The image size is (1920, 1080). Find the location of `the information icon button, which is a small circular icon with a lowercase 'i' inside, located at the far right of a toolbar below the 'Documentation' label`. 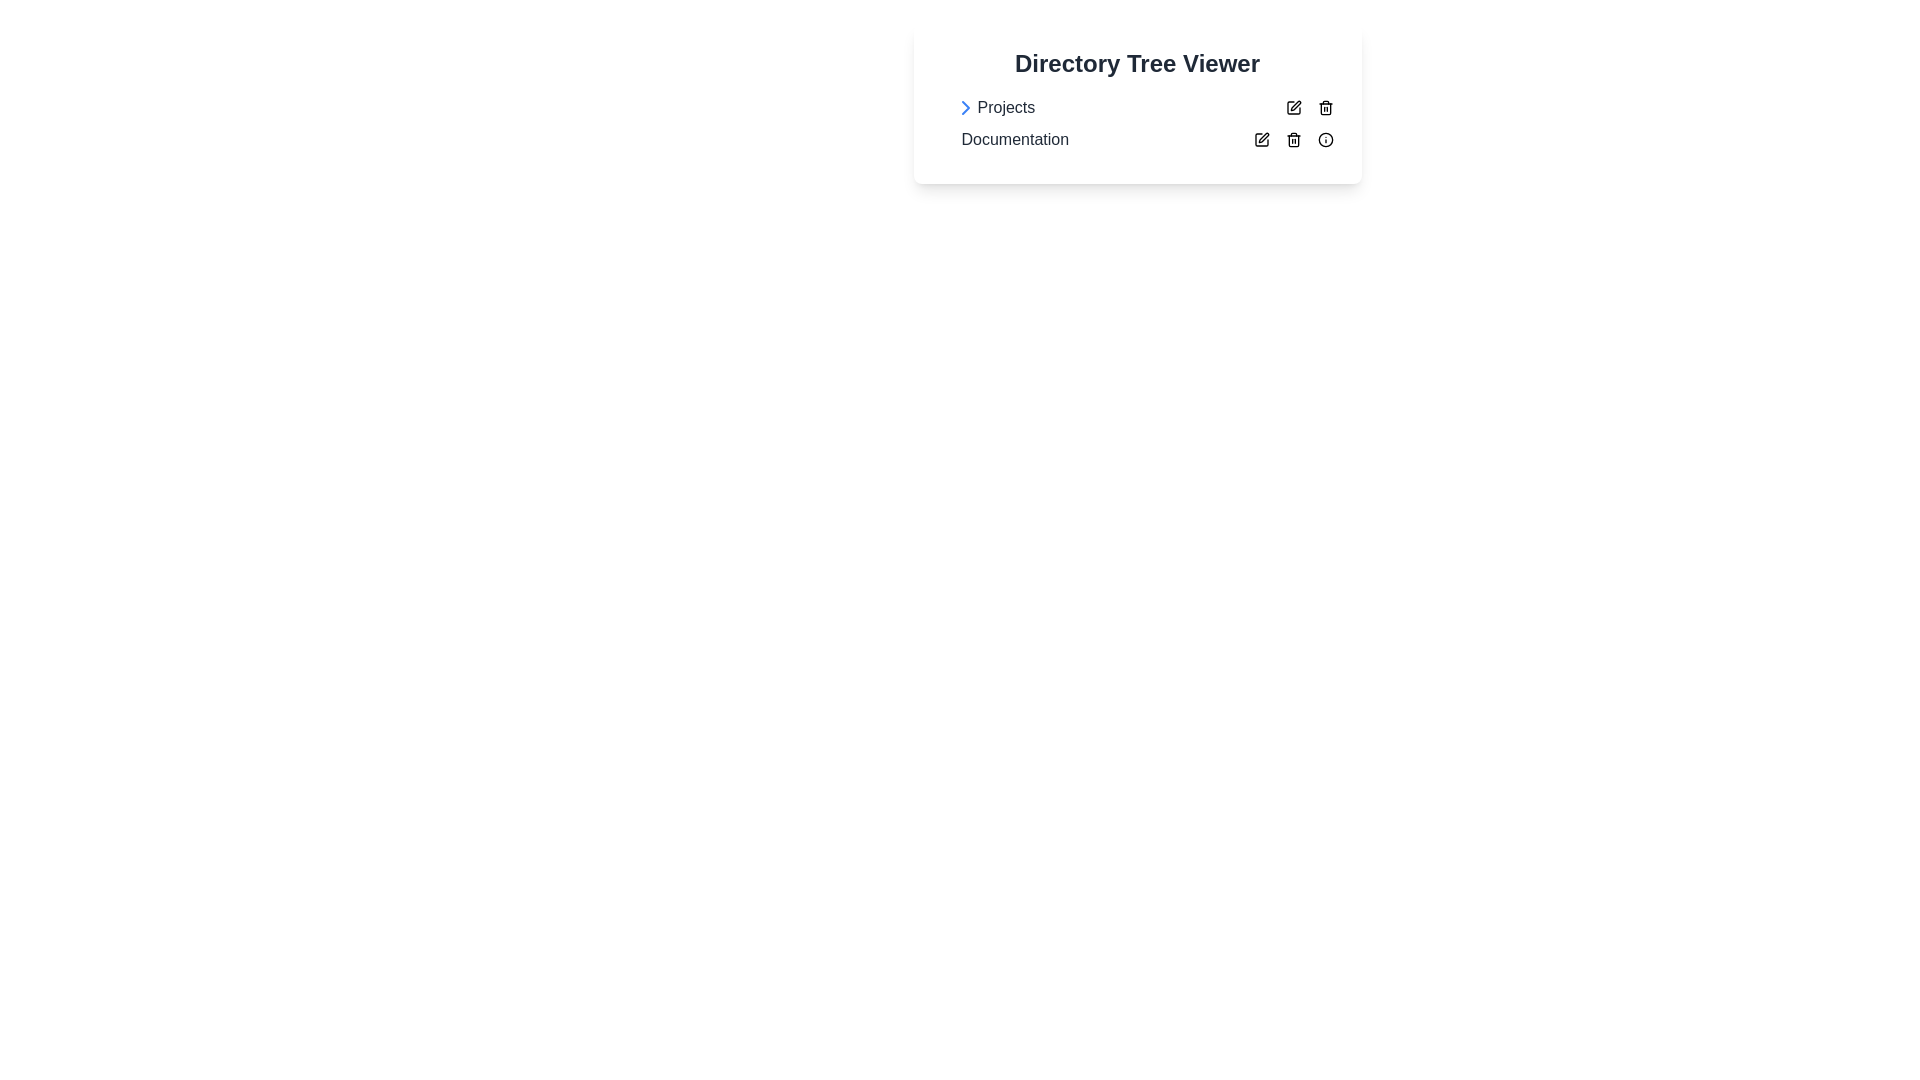

the information icon button, which is a small circular icon with a lowercase 'i' inside, located at the far right of a toolbar below the 'Documentation' label is located at coordinates (1325, 138).